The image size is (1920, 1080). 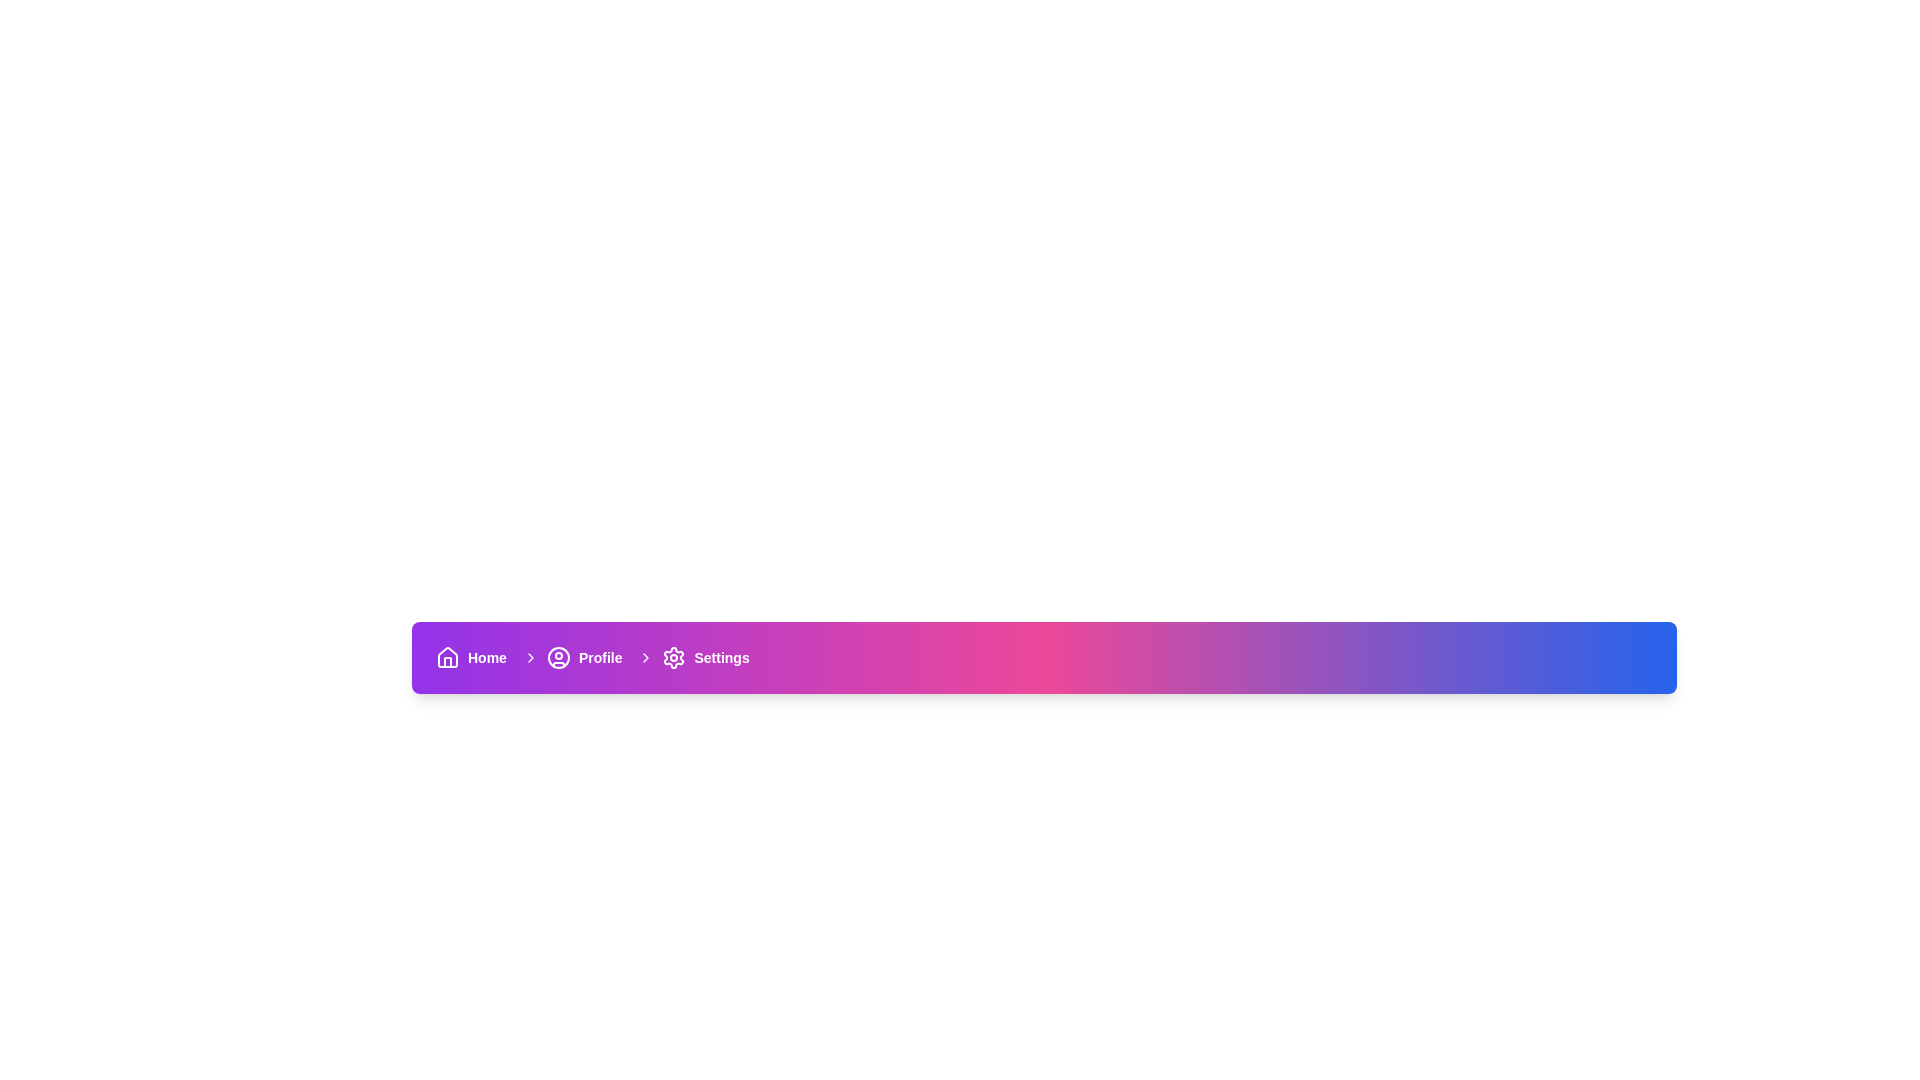 What do you see at coordinates (599, 658) in the screenshot?
I see `the 'Profile' text label in the navigation bar, which is styled in small, bold font and is positioned near a user avatar icon` at bounding box center [599, 658].